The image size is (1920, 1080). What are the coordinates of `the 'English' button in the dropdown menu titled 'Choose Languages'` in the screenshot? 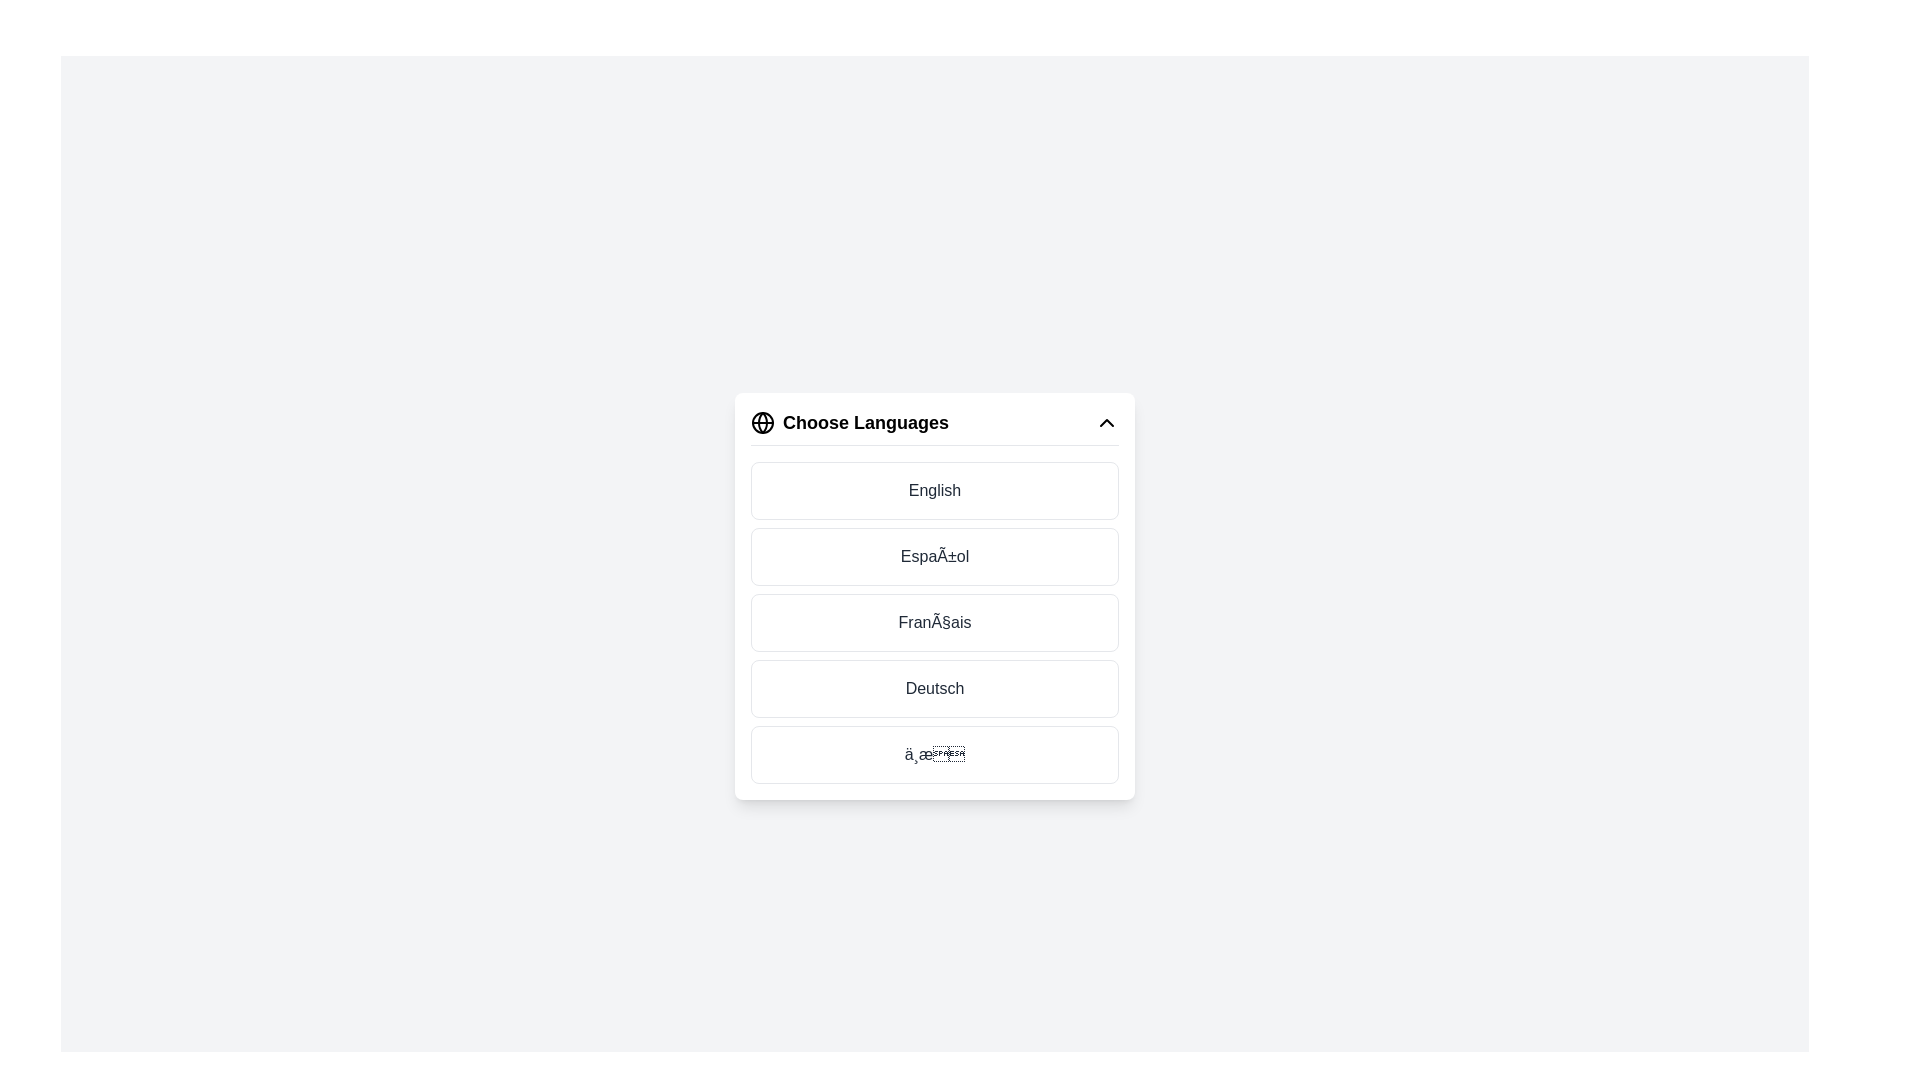 It's located at (934, 490).